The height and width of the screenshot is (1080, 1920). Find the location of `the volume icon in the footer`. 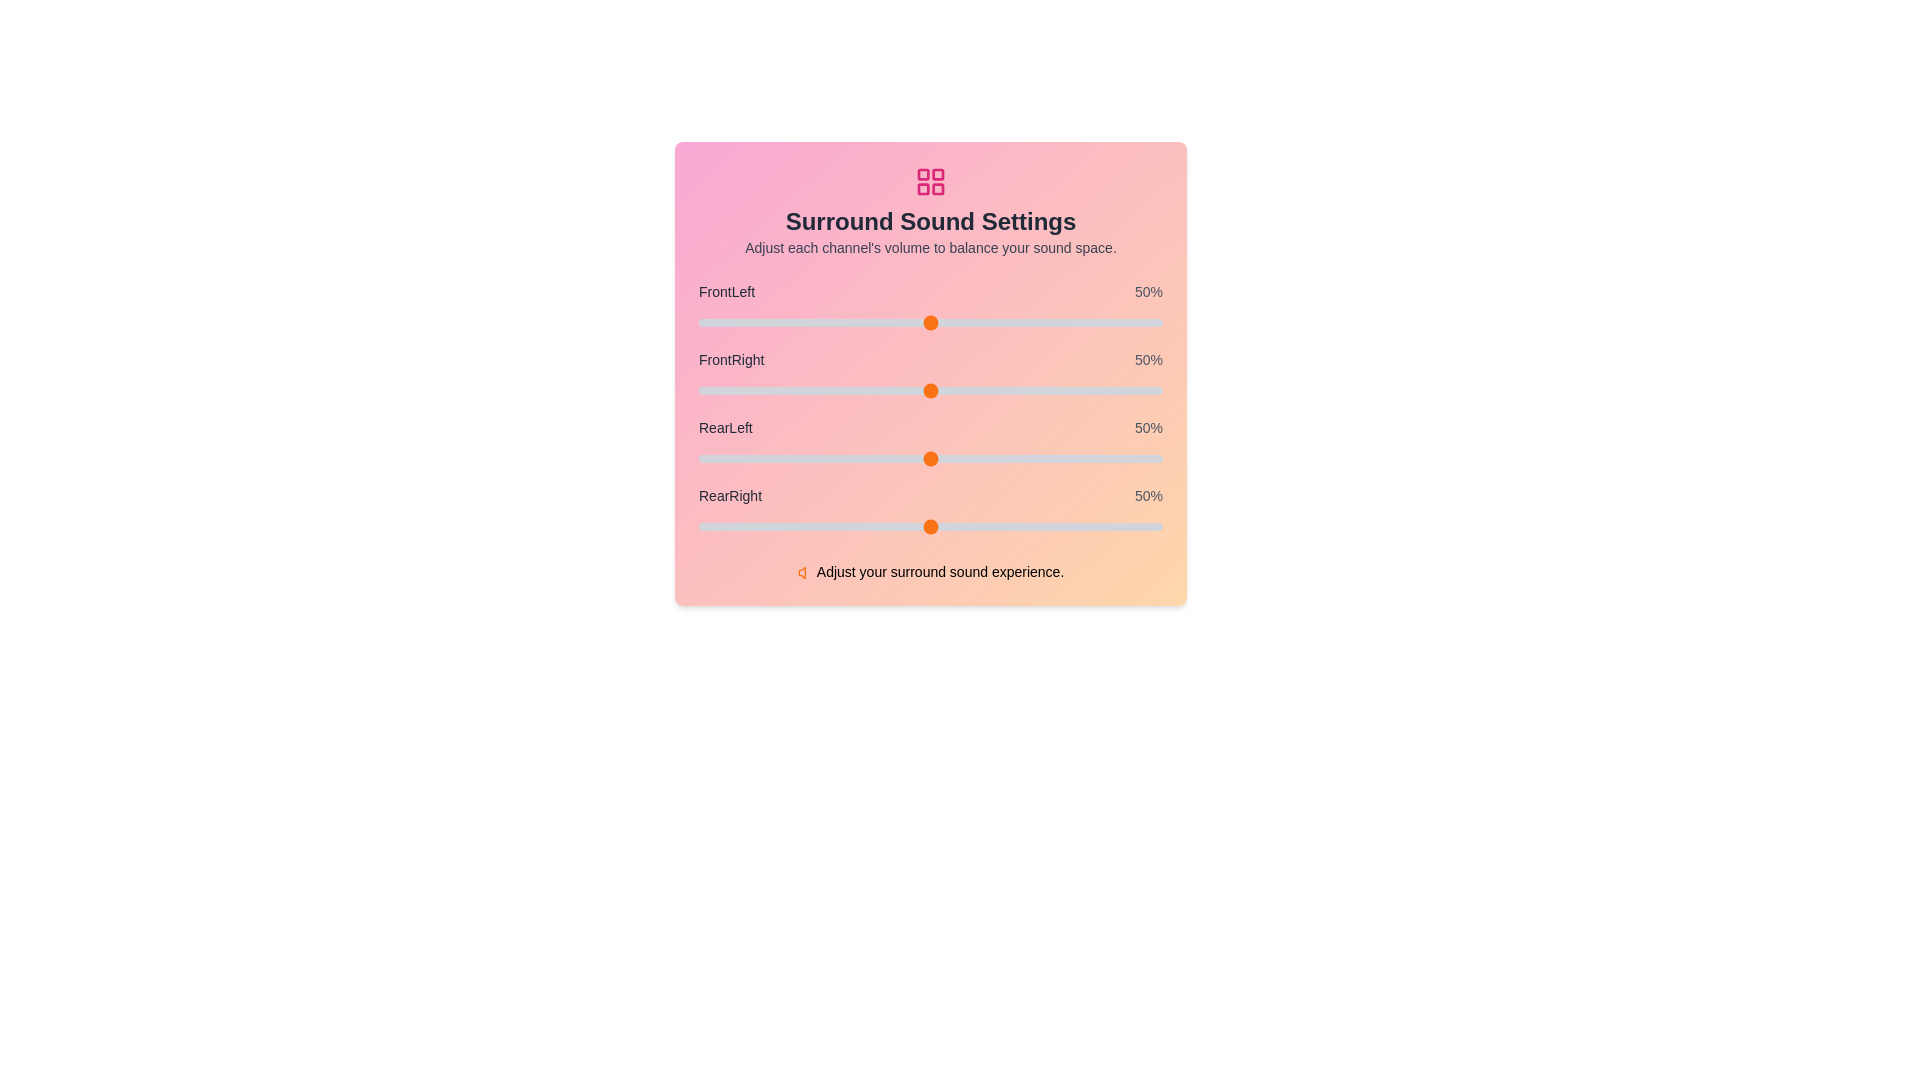

the volume icon in the footer is located at coordinates (805, 573).